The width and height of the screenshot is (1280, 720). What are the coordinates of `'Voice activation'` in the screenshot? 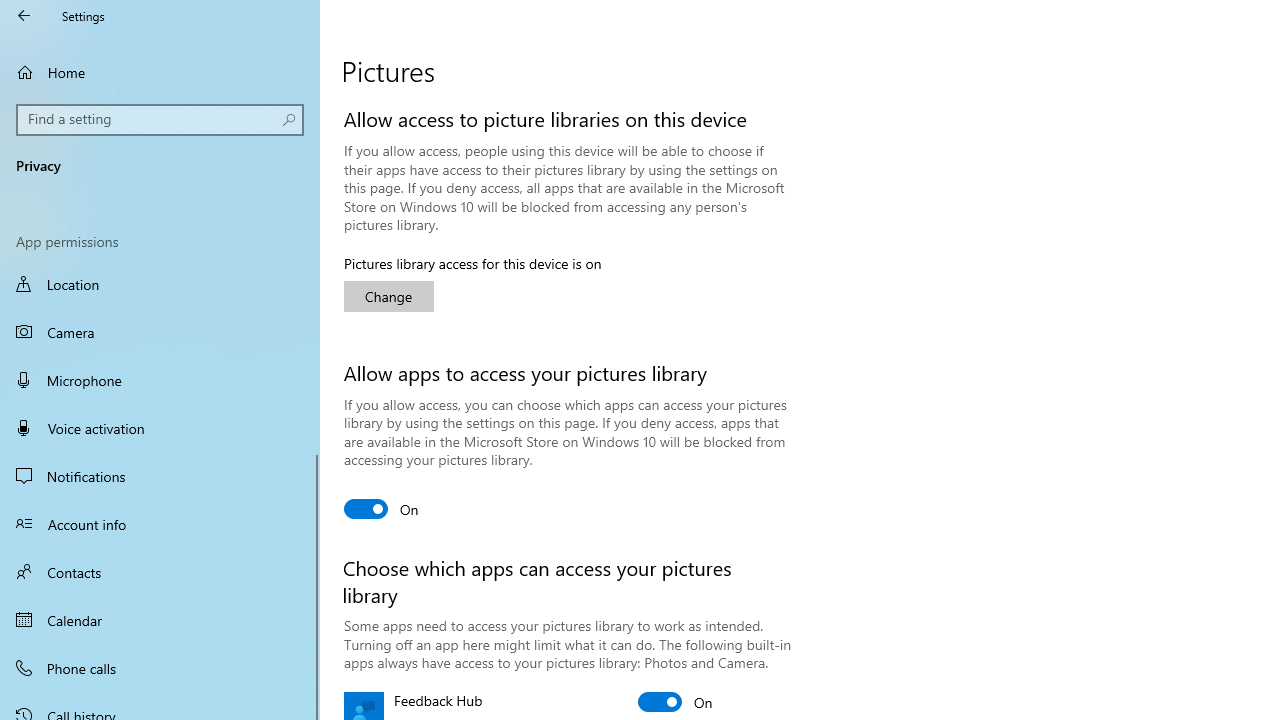 It's located at (160, 427).